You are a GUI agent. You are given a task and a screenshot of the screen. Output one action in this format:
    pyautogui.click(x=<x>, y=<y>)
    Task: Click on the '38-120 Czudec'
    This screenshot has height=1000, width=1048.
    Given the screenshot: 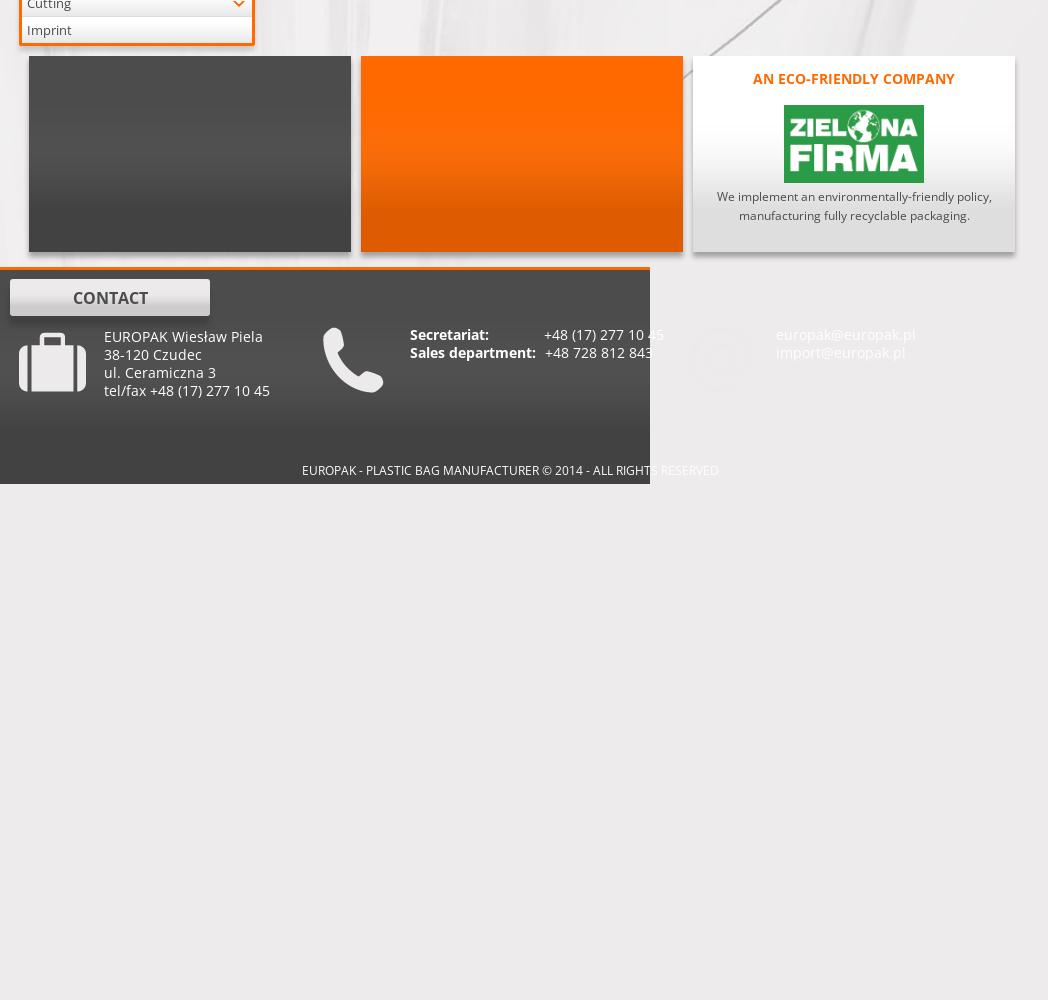 What is the action you would take?
    pyautogui.click(x=153, y=353)
    